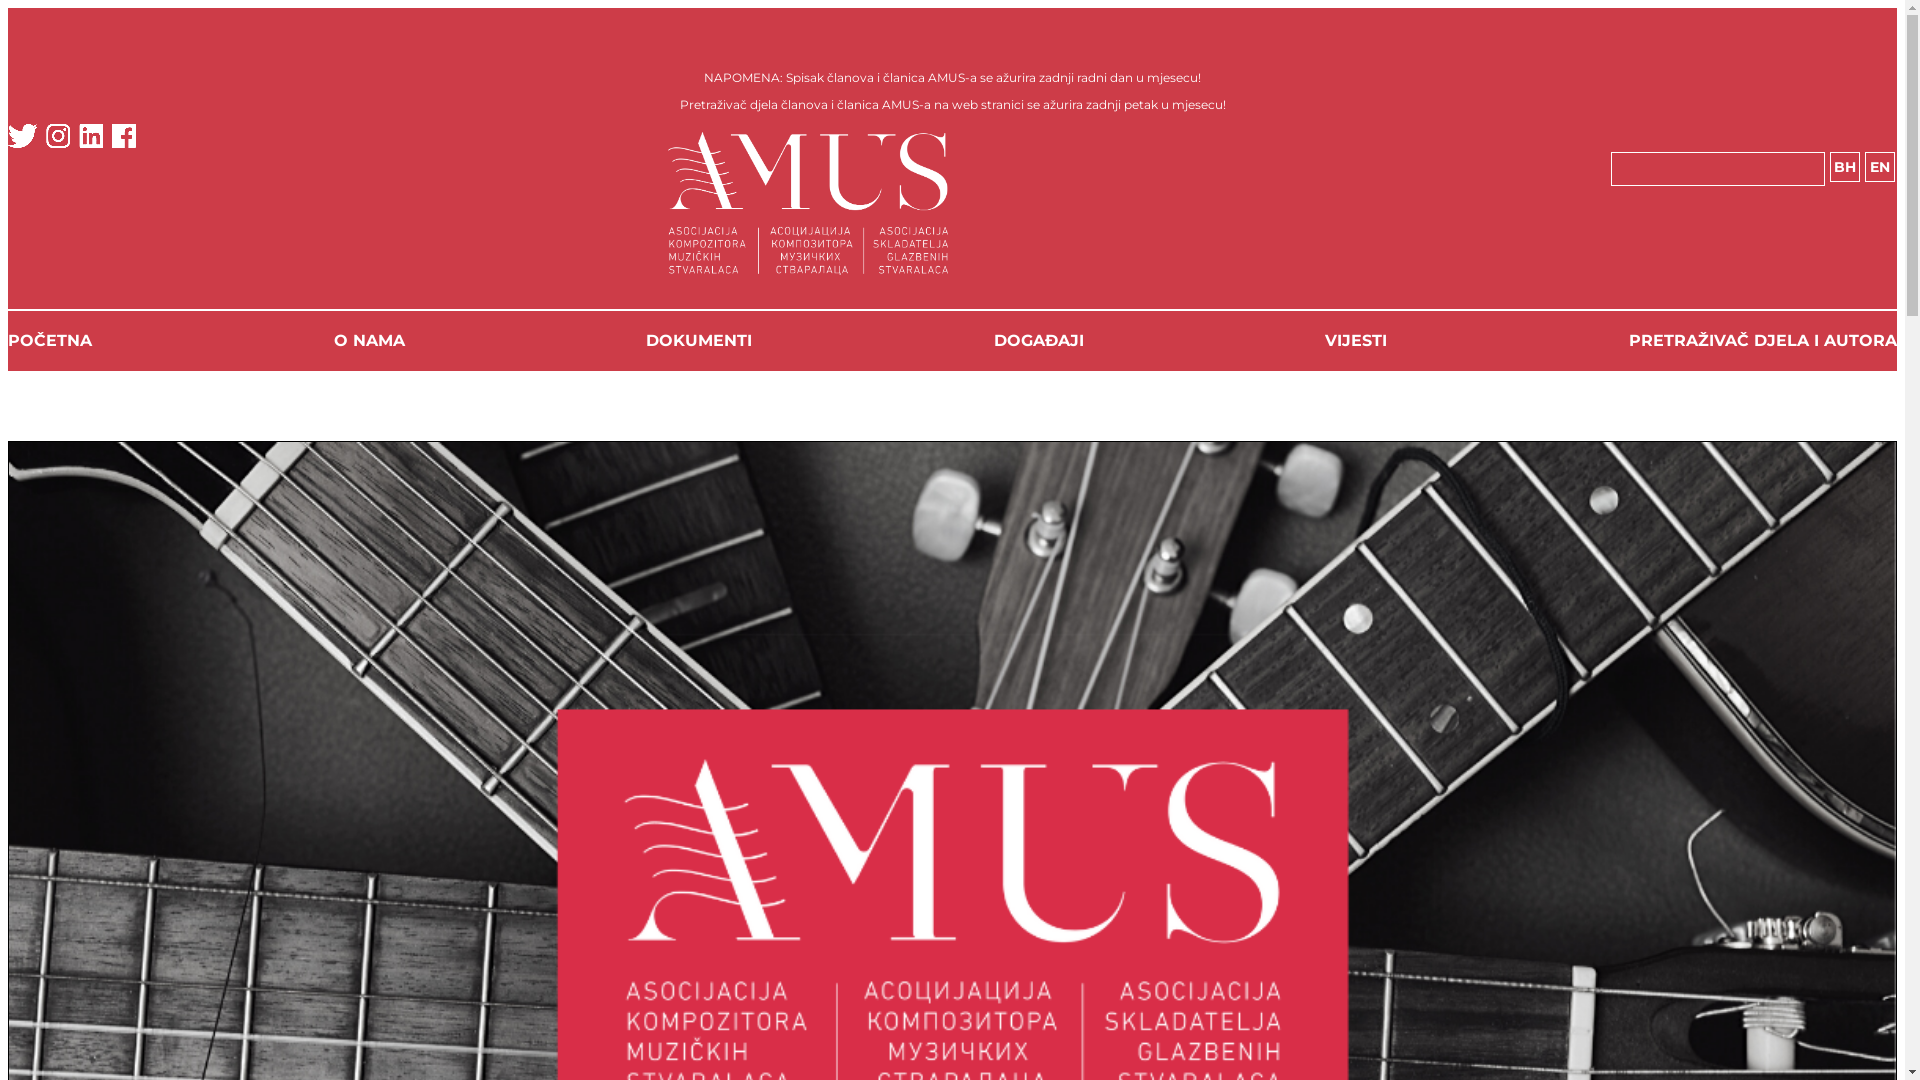  Describe the element at coordinates (1843, 165) in the screenshot. I see `'BH'` at that location.